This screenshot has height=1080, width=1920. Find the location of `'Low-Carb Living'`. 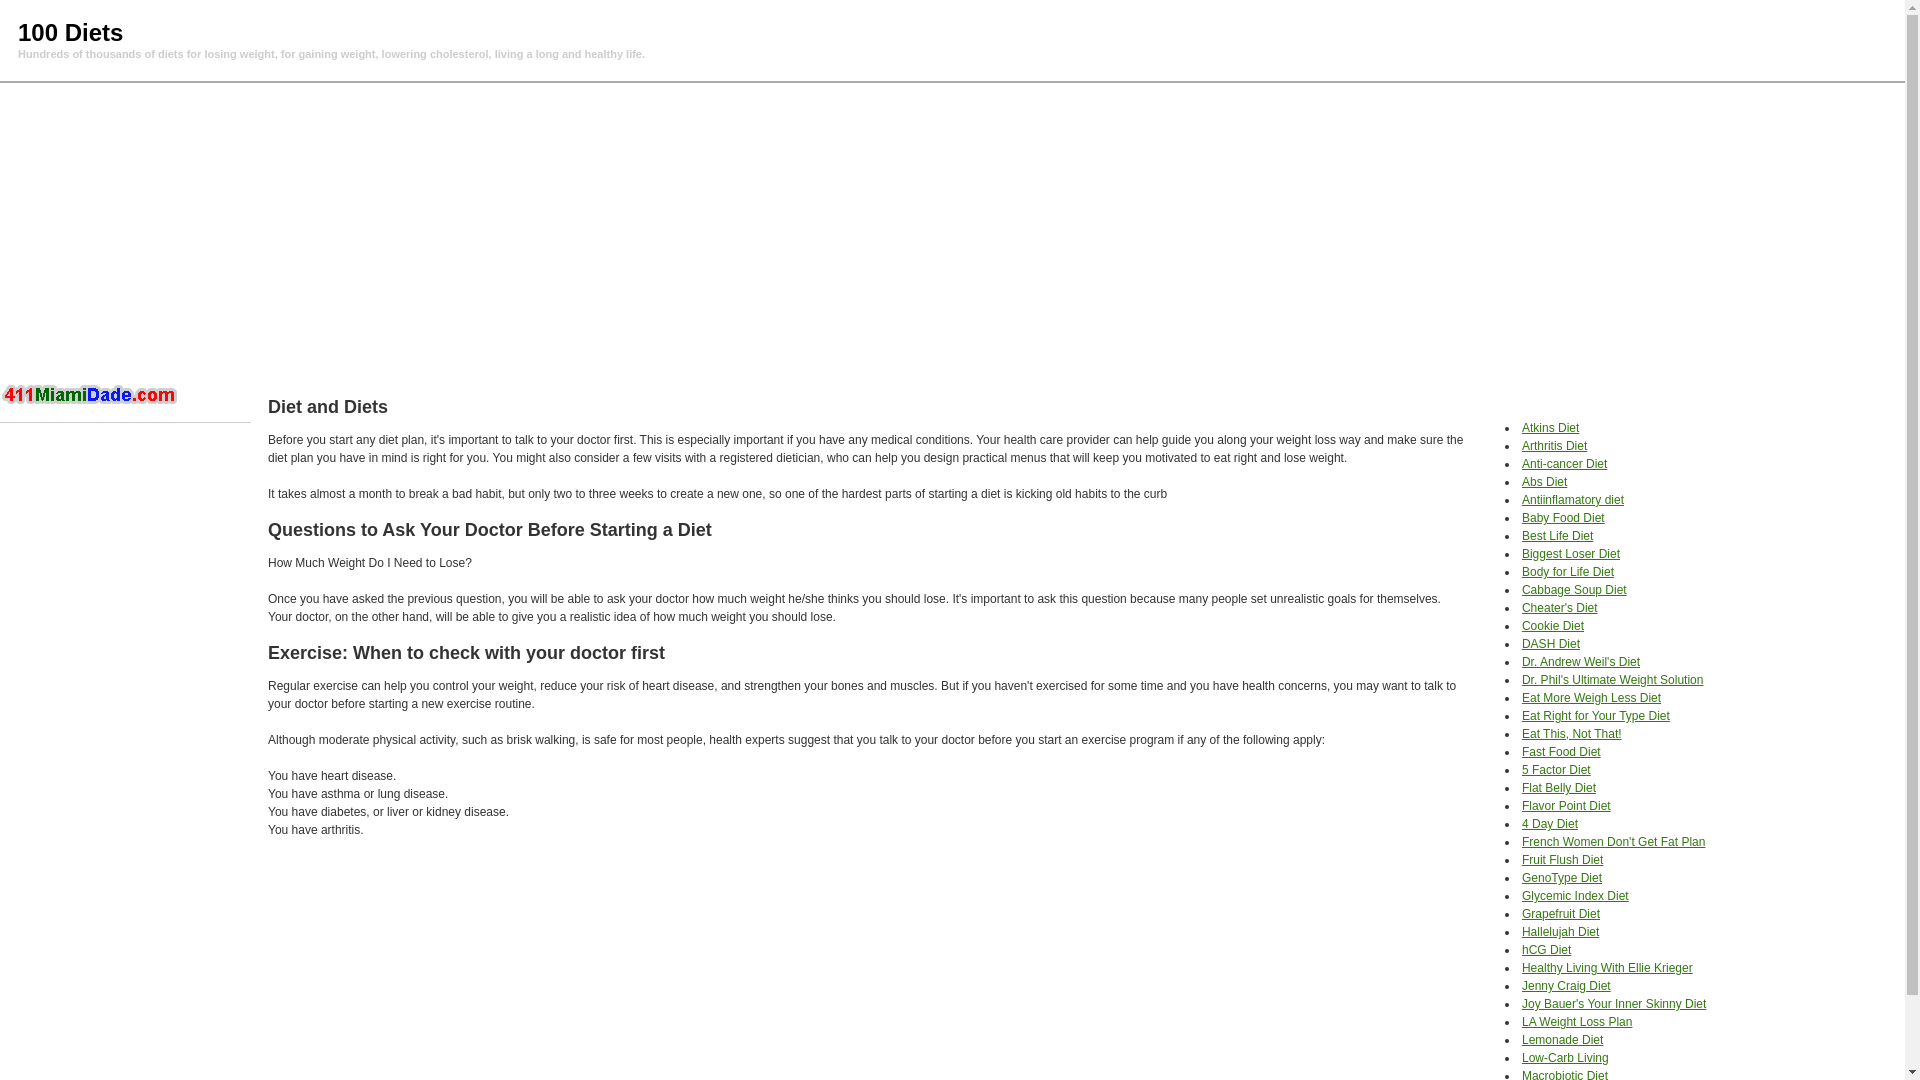

'Low-Carb Living' is located at coordinates (1564, 1056).